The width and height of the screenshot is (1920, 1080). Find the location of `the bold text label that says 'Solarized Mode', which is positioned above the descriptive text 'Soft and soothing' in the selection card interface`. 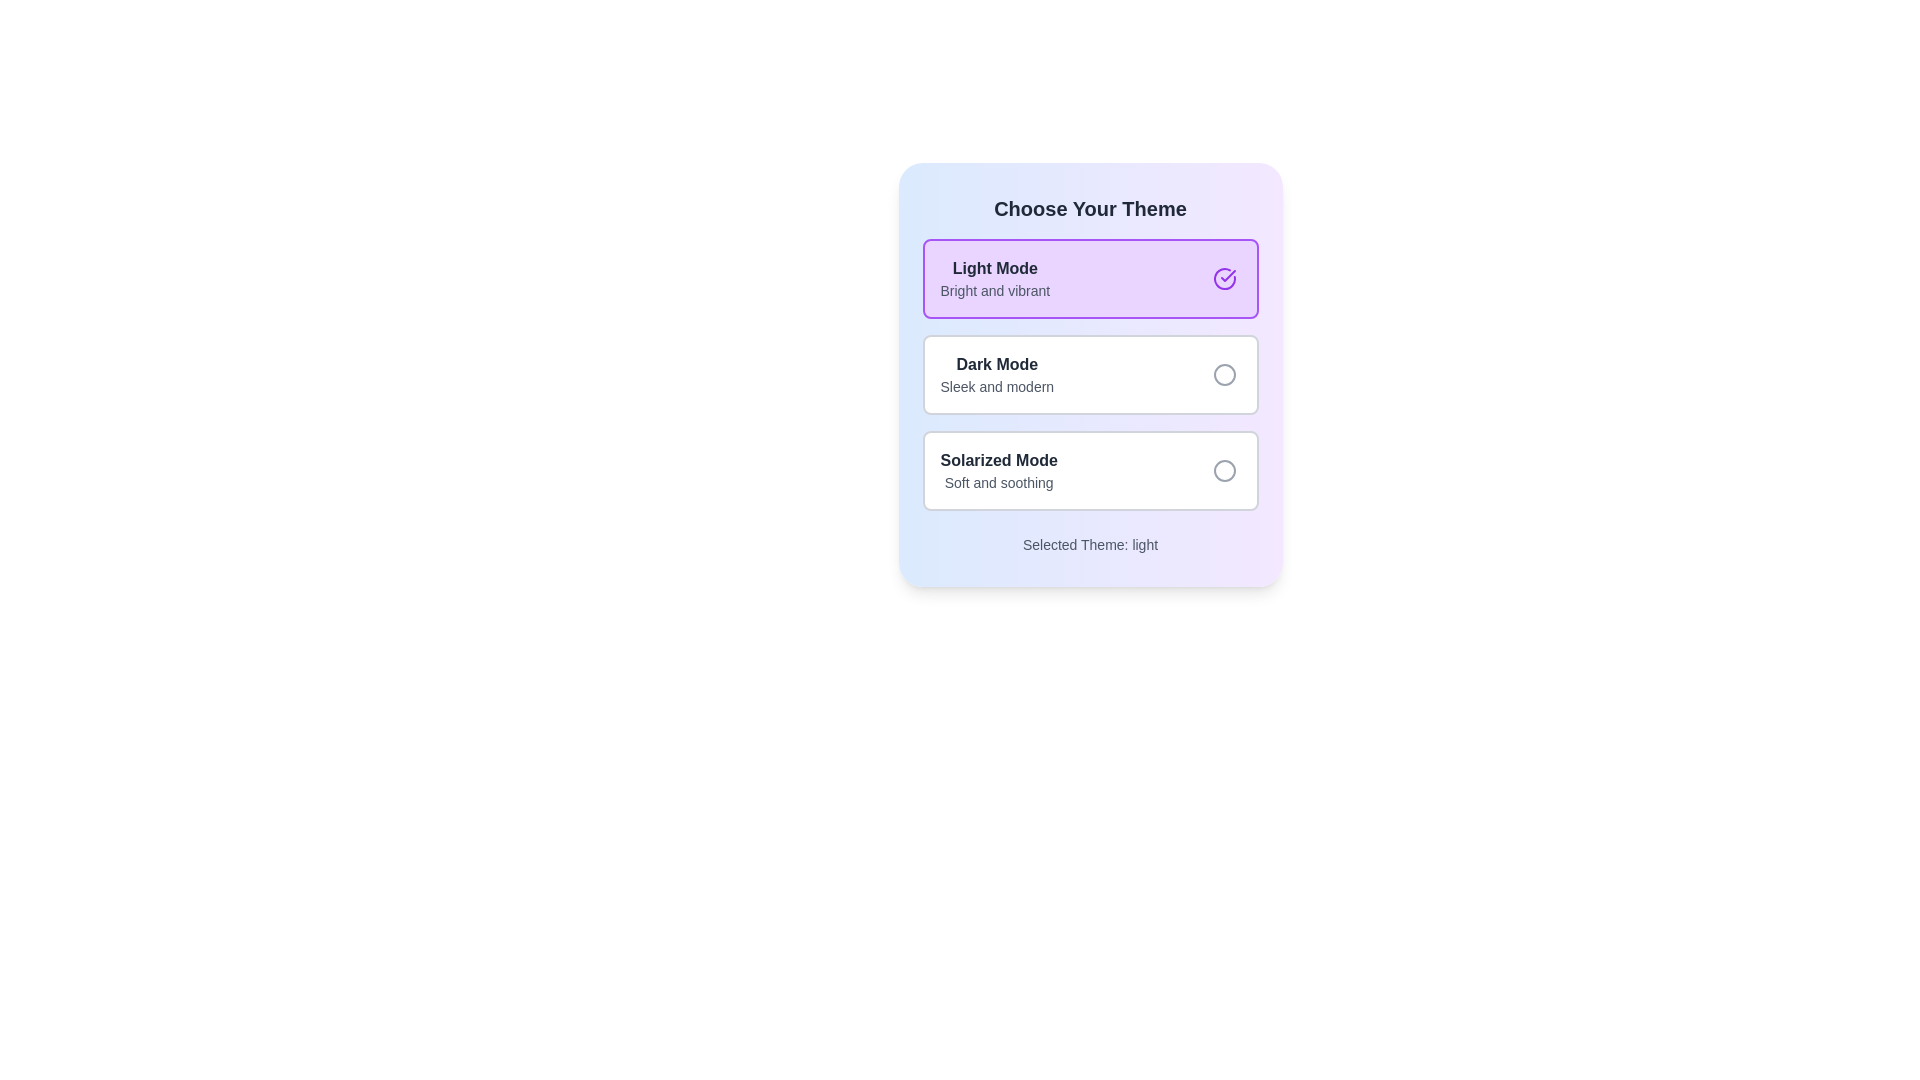

the bold text label that says 'Solarized Mode', which is positioned above the descriptive text 'Soft and soothing' in the selection card interface is located at coordinates (999, 461).